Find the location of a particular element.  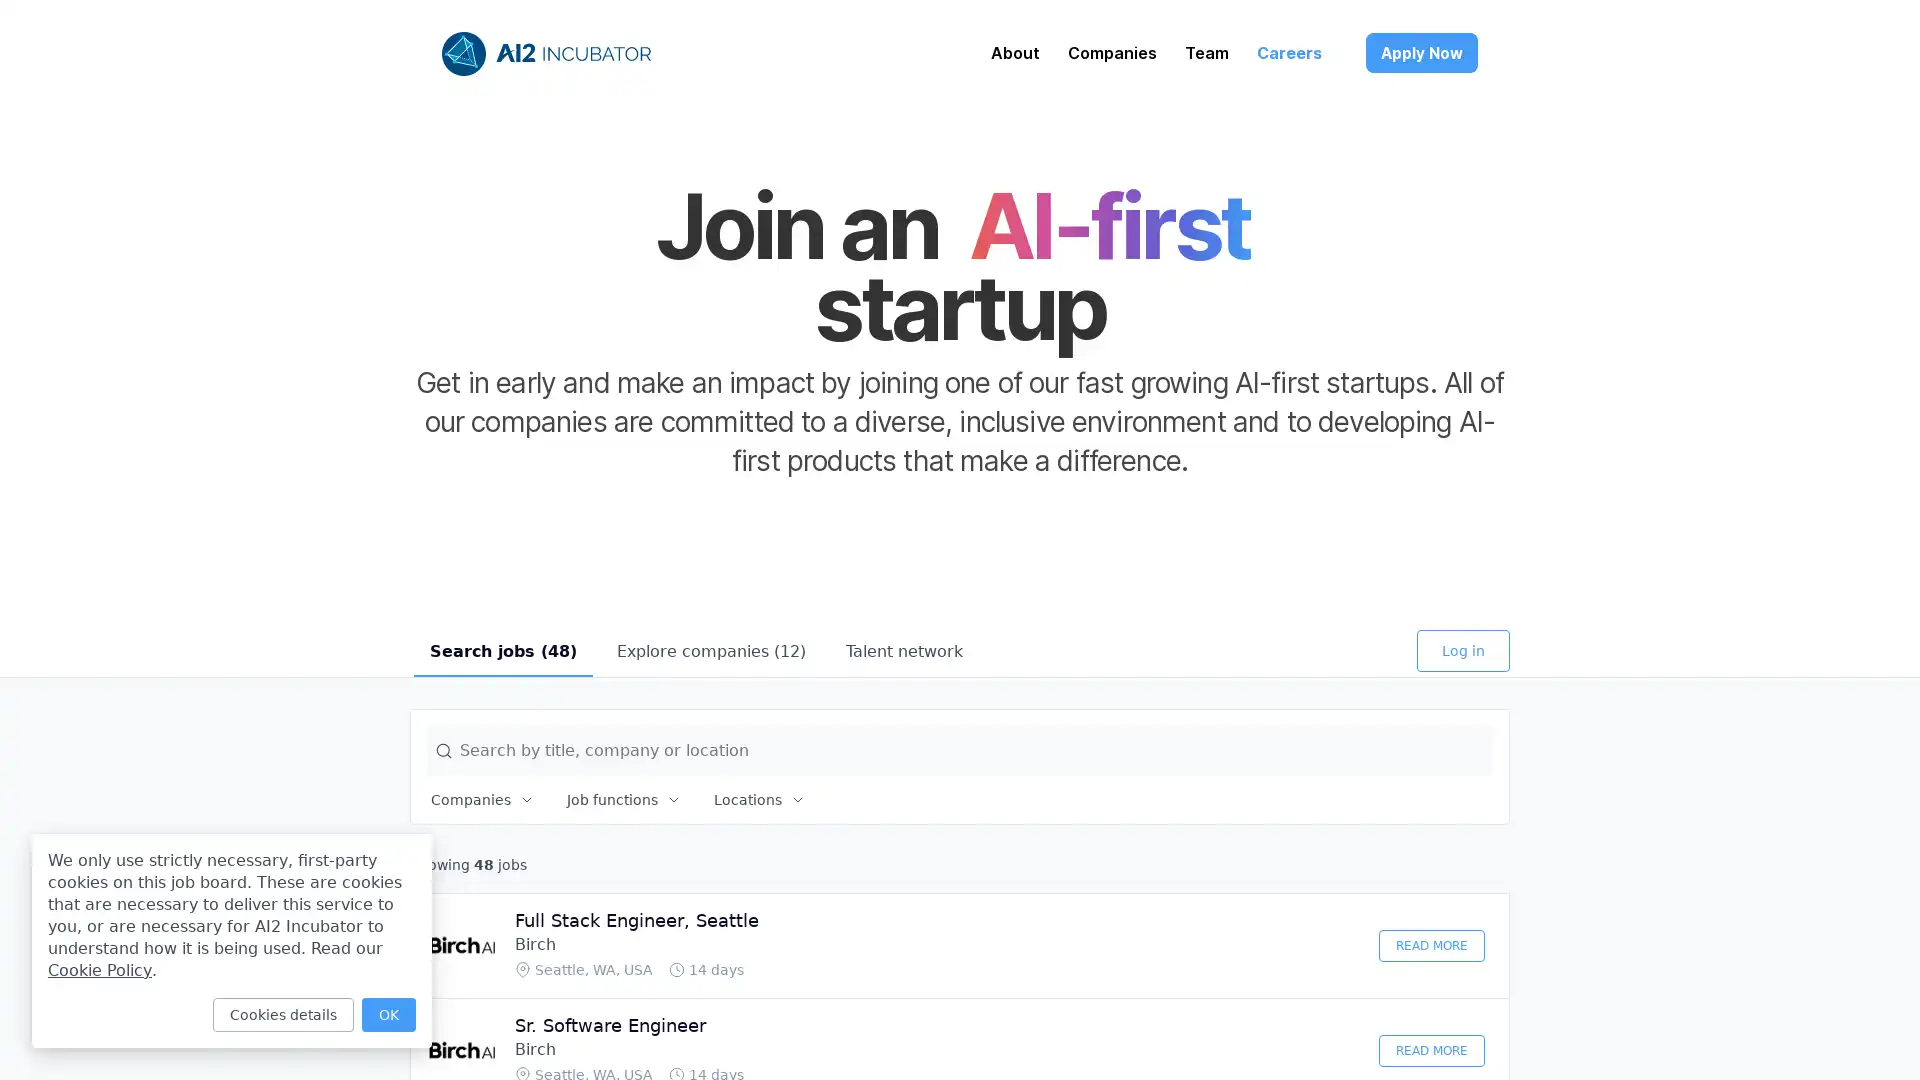

Discard is located at coordinates (1320, 1048).